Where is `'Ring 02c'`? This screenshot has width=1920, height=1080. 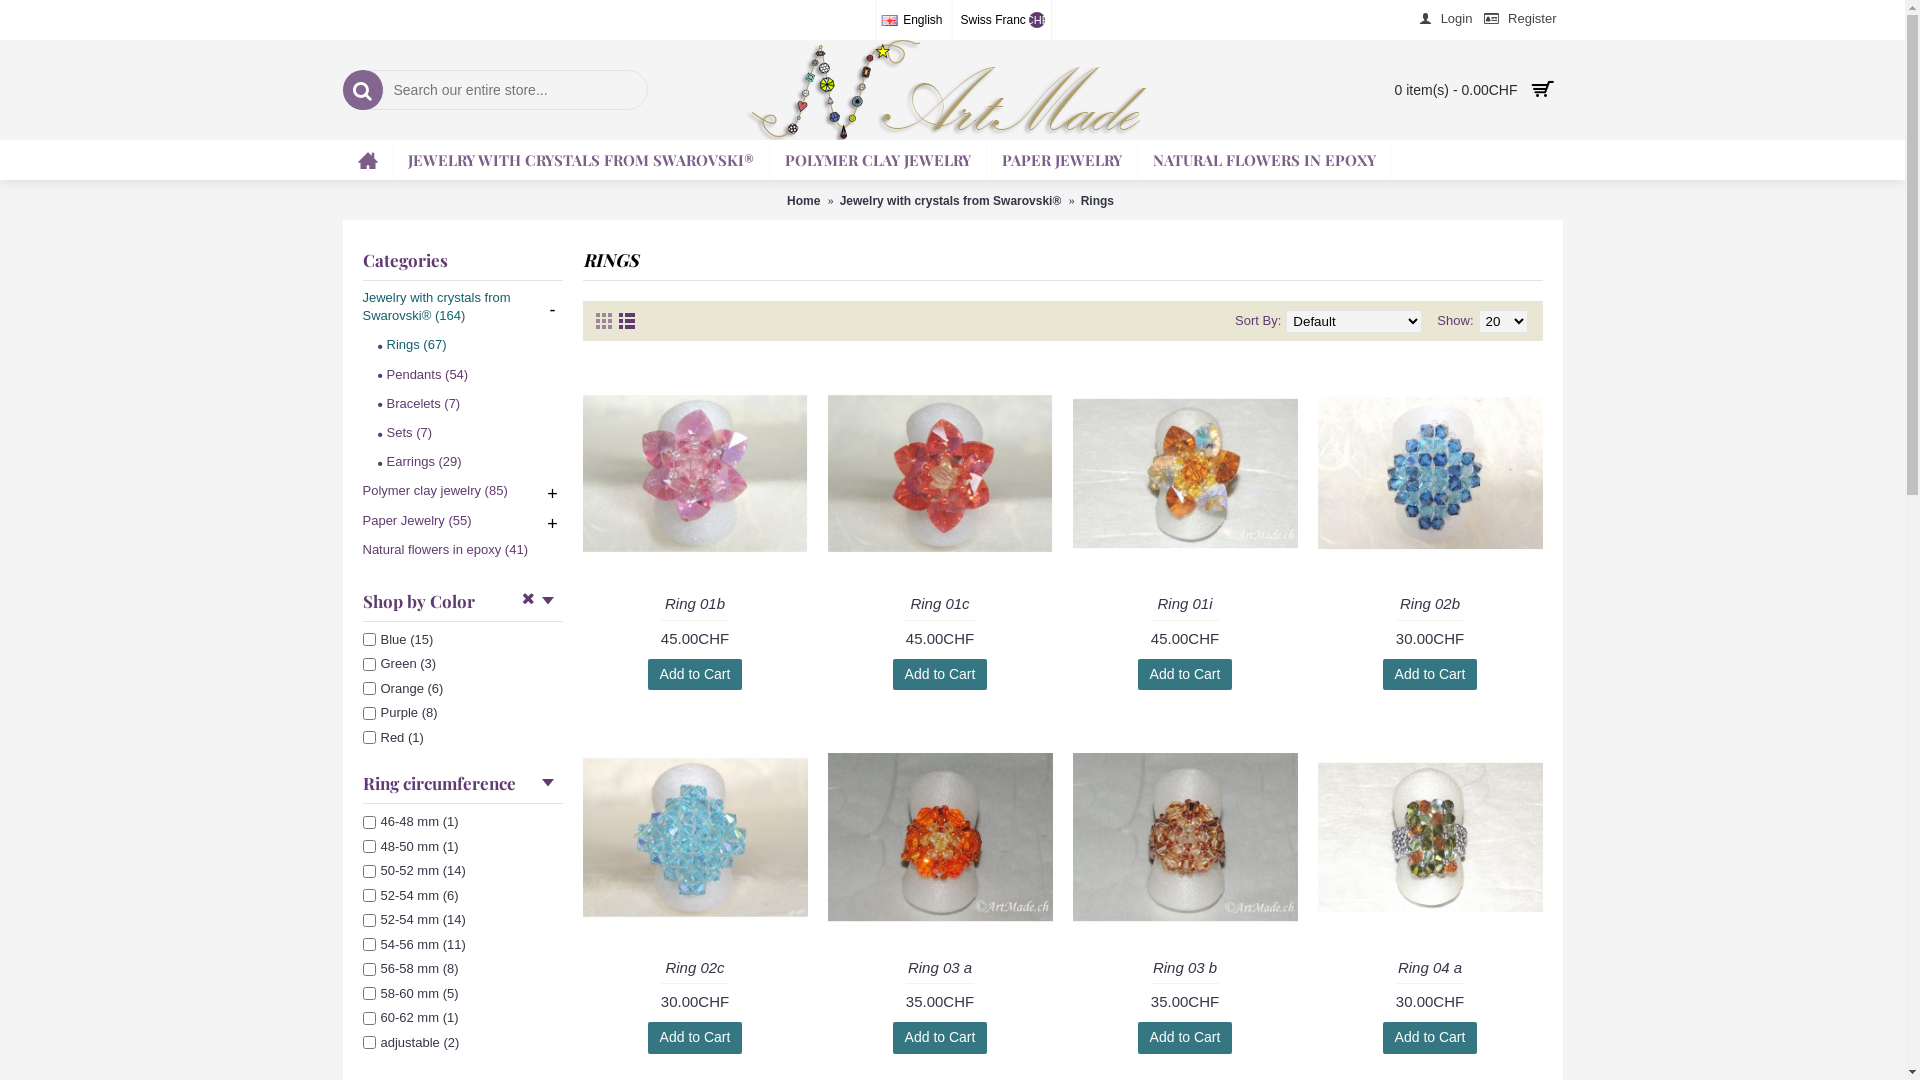
'Ring 02c' is located at coordinates (694, 966).